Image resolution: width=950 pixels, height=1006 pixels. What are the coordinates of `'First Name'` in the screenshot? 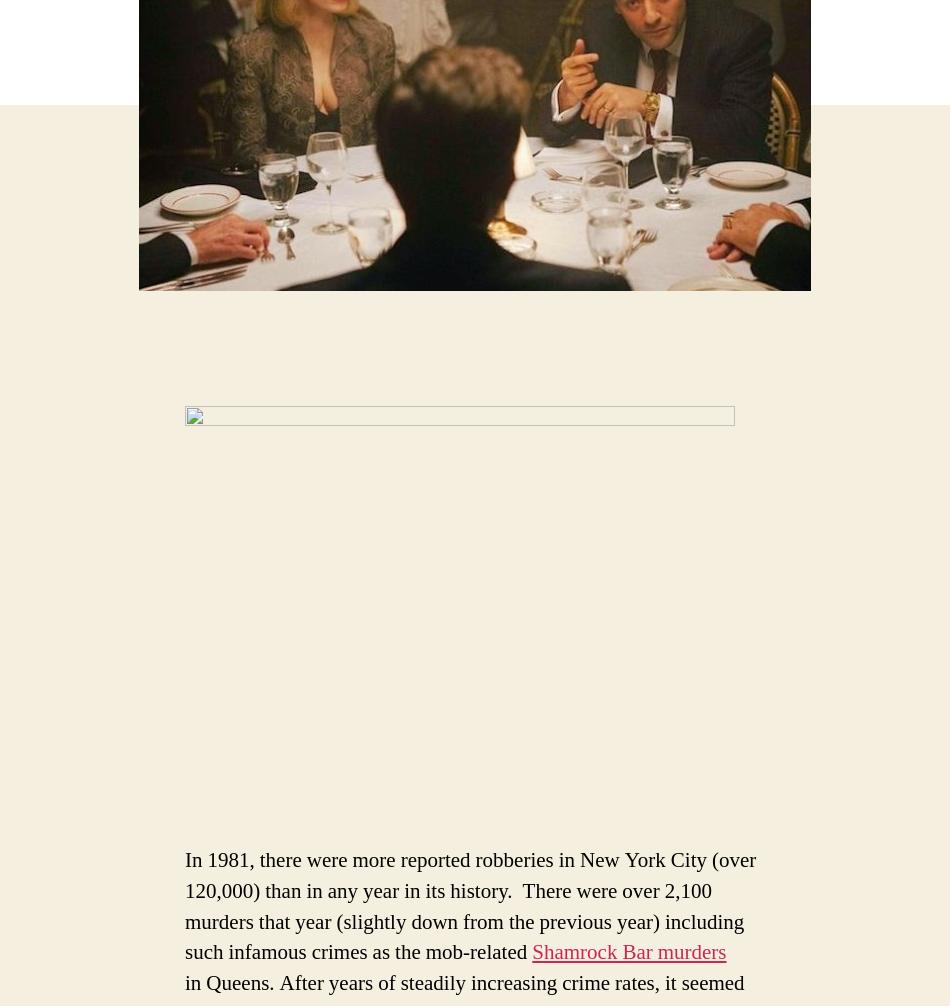 It's located at (77, 282).